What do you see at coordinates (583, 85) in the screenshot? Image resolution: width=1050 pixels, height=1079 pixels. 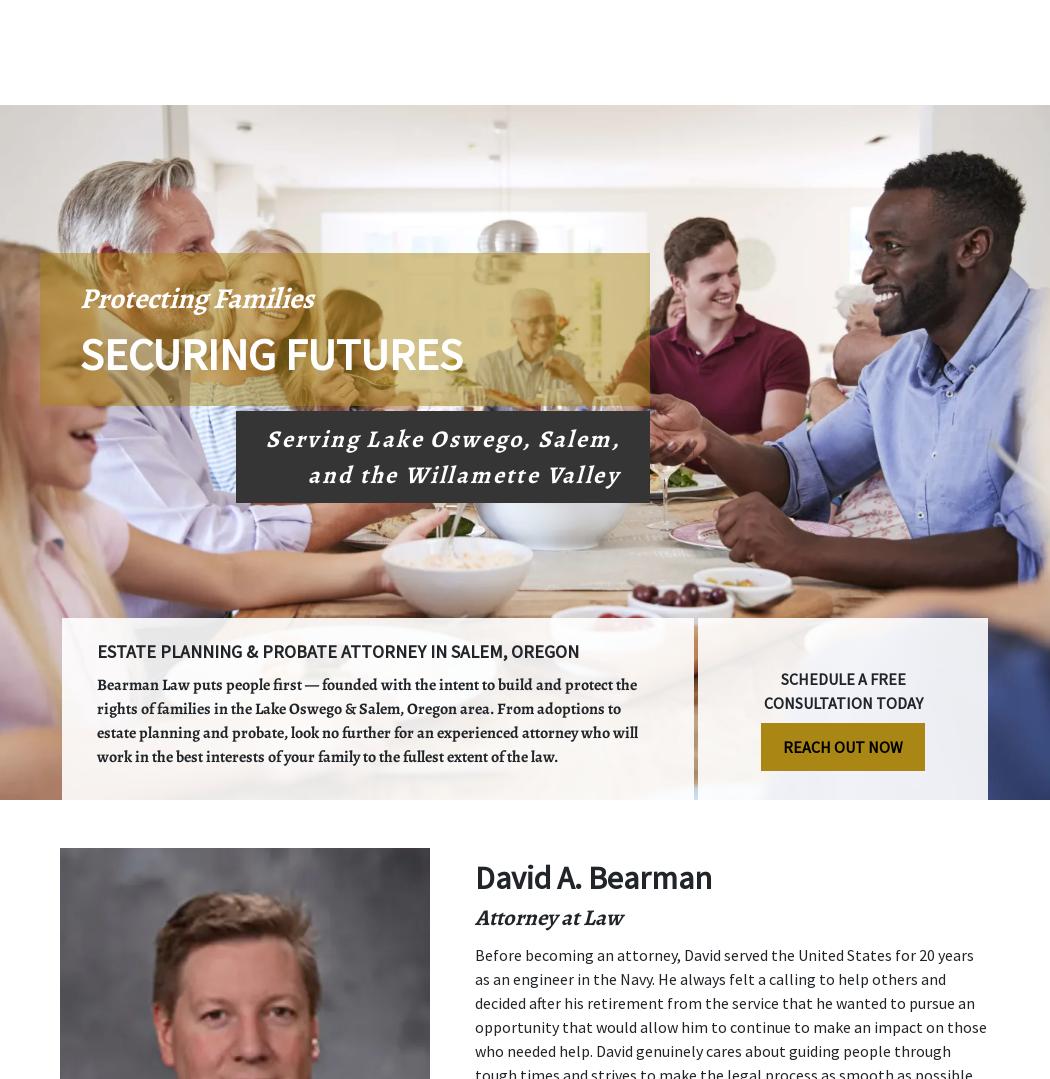 I see `'Testimonials'` at bounding box center [583, 85].